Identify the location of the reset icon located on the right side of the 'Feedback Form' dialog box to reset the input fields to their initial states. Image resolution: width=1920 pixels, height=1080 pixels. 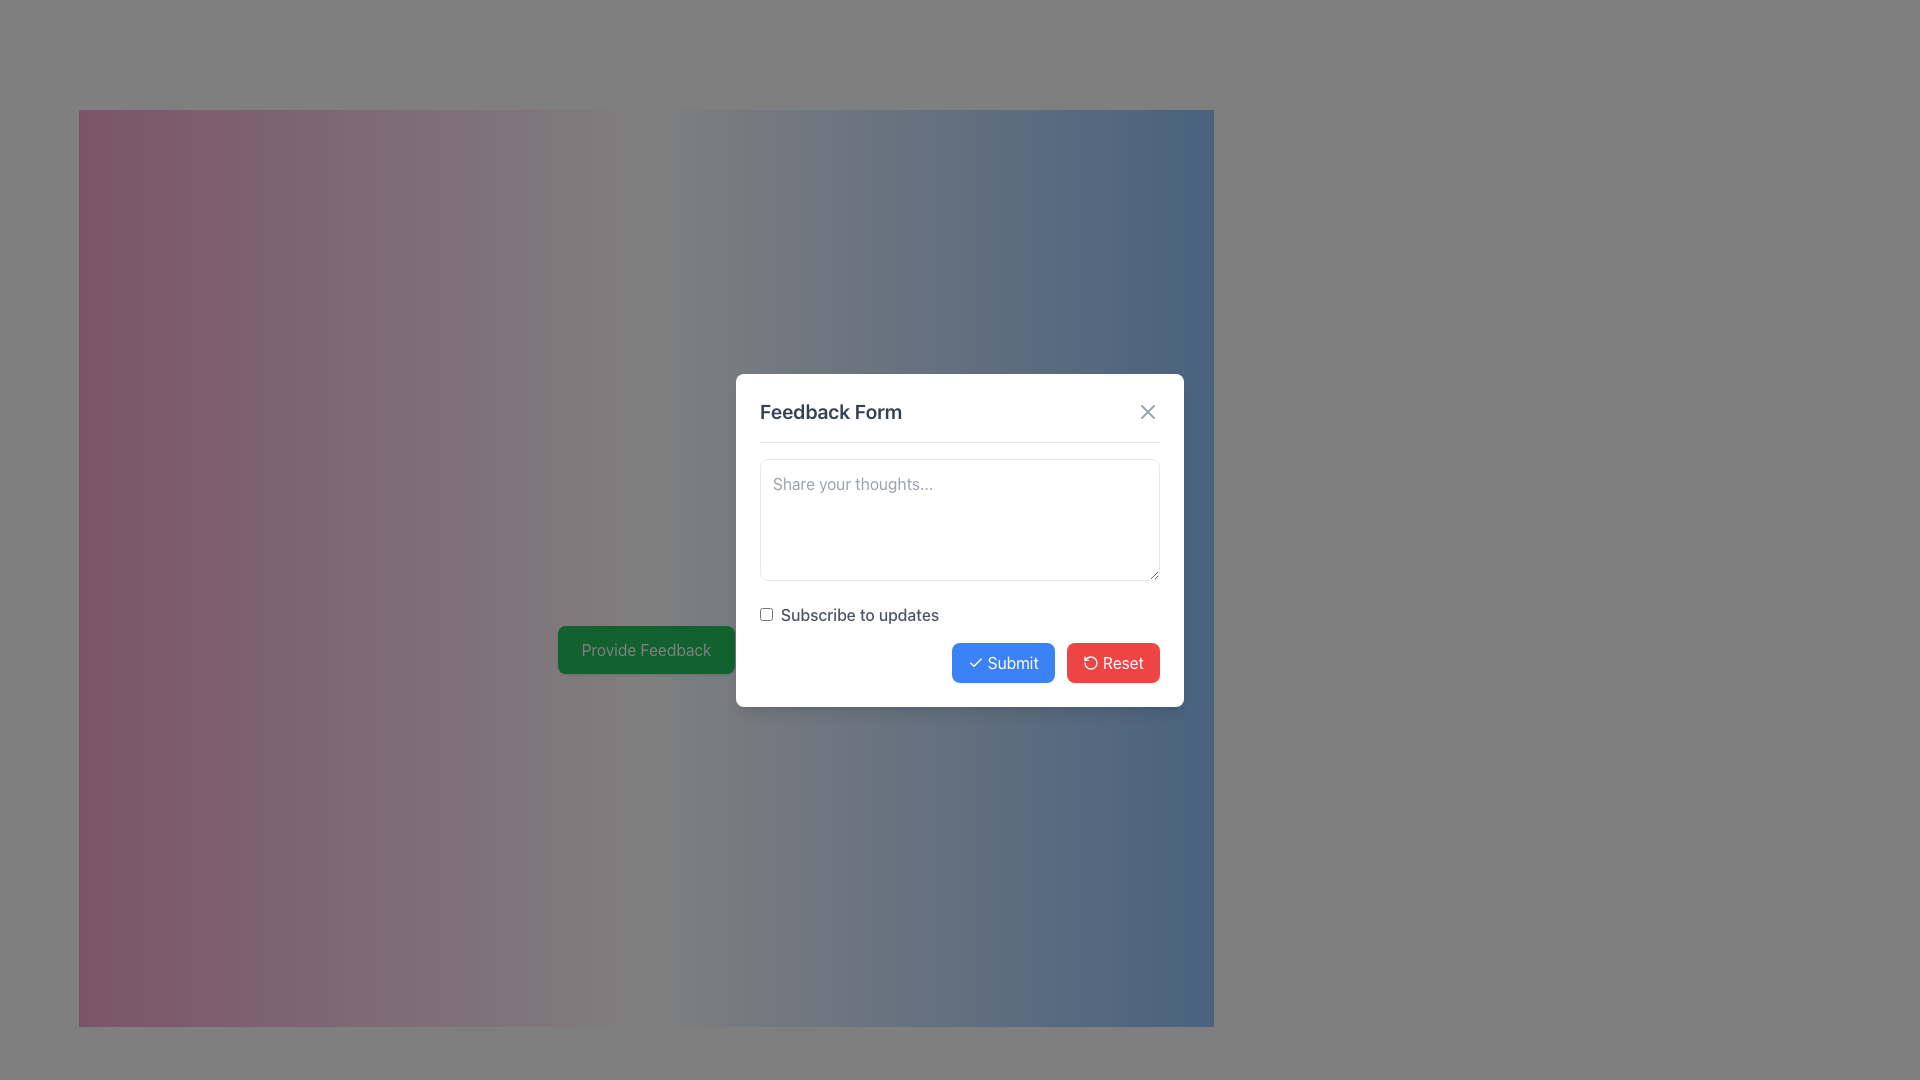
(1089, 662).